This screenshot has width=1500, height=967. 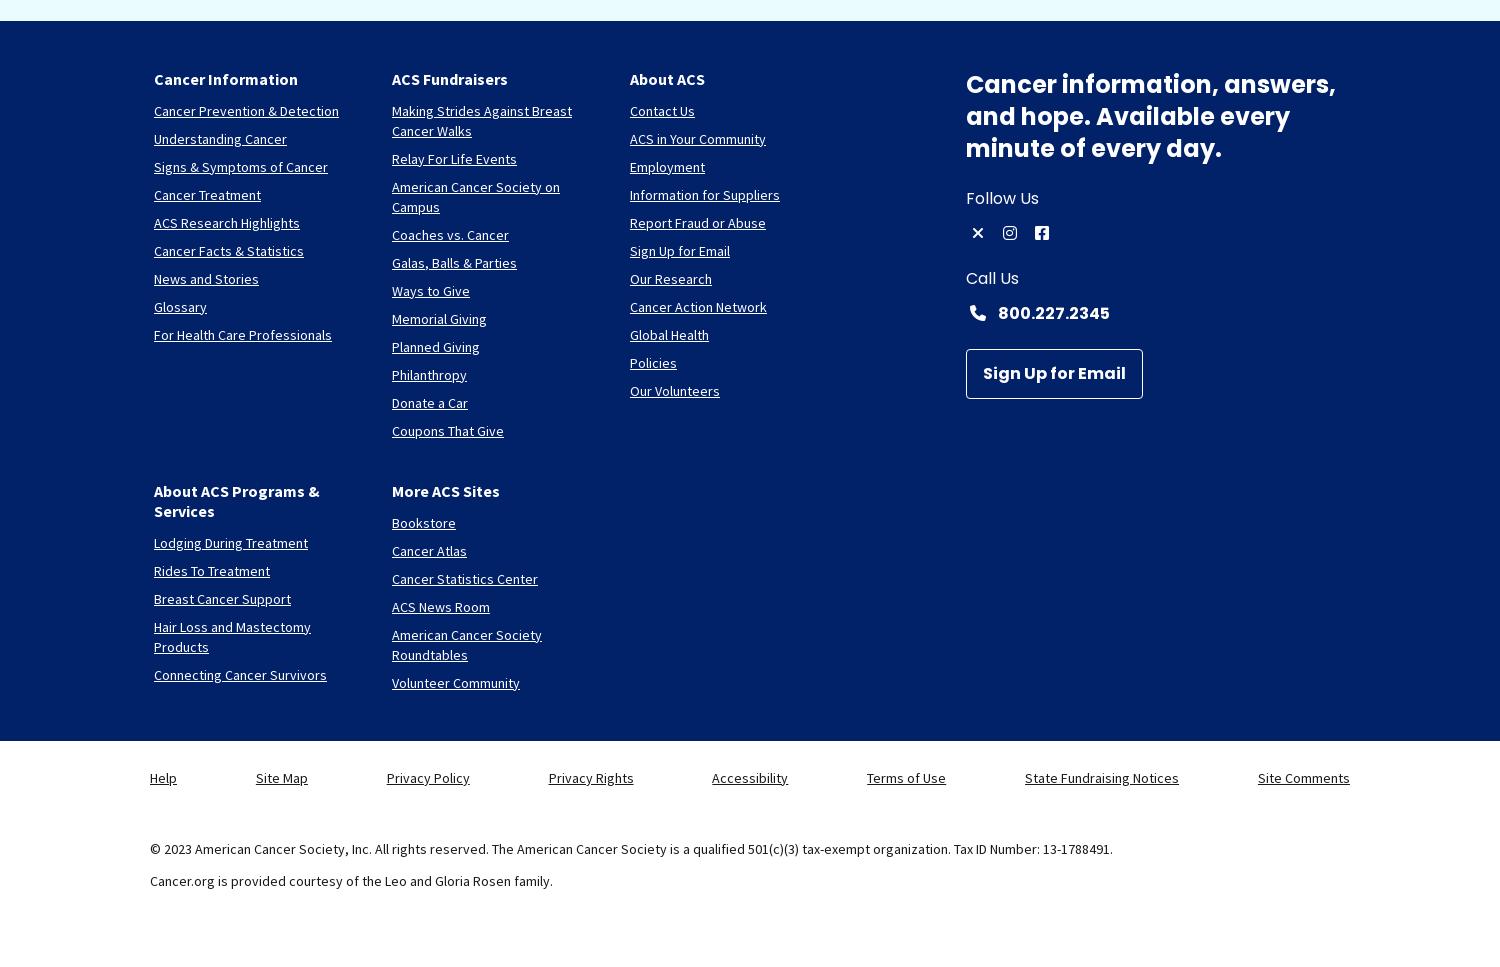 What do you see at coordinates (696, 136) in the screenshot?
I see `'ACS in Your Community'` at bounding box center [696, 136].